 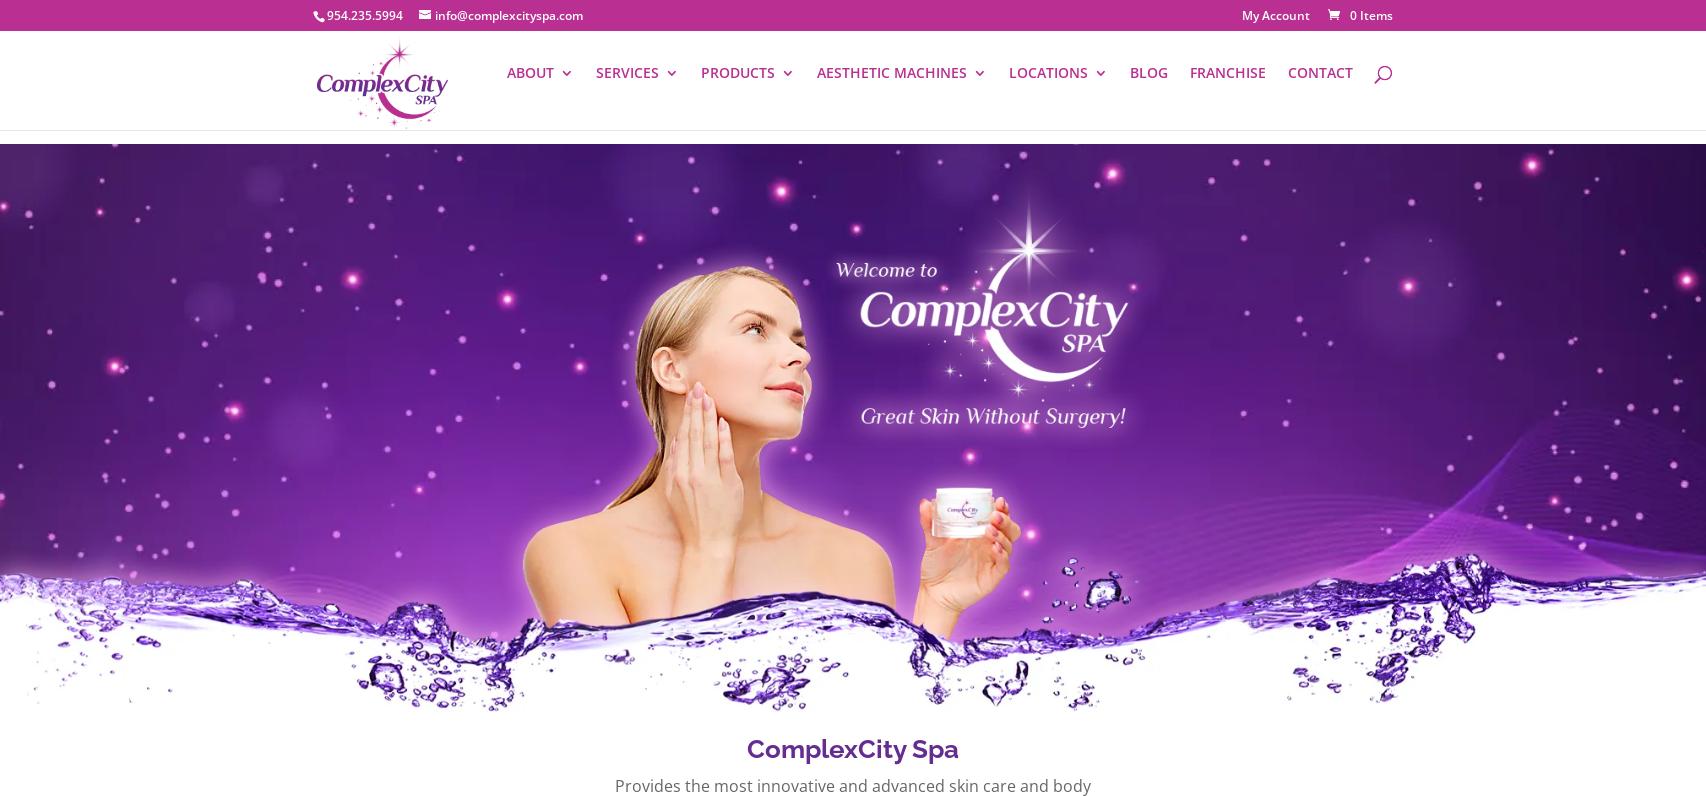 I want to click on 'SKIN CARE & FACIALS', so click(x=947, y=187).